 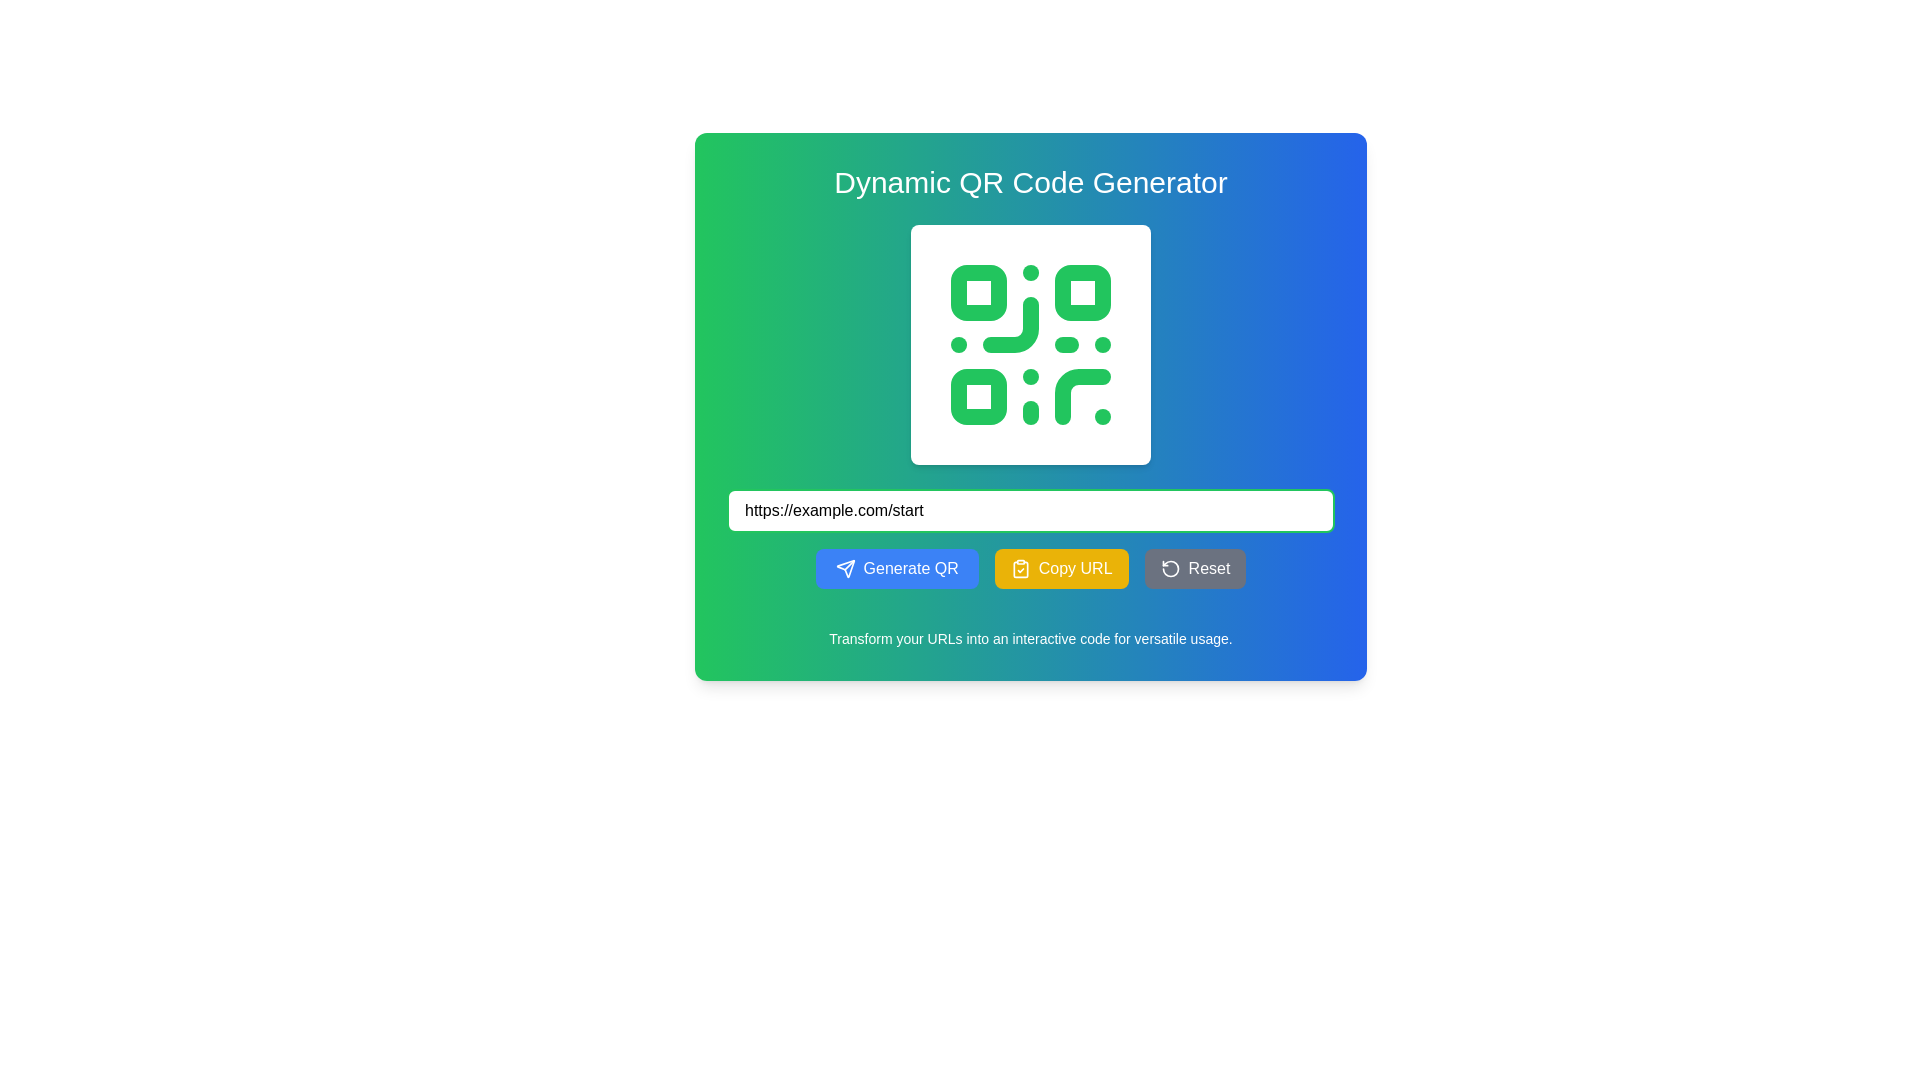 I want to click on the primary circular portion of the counterclockwise rotation icon, which is styled as a minimalist SVG element and is located near the top-right corner of the interface, adjacent to the 'Reset' button, so click(x=1170, y=569).